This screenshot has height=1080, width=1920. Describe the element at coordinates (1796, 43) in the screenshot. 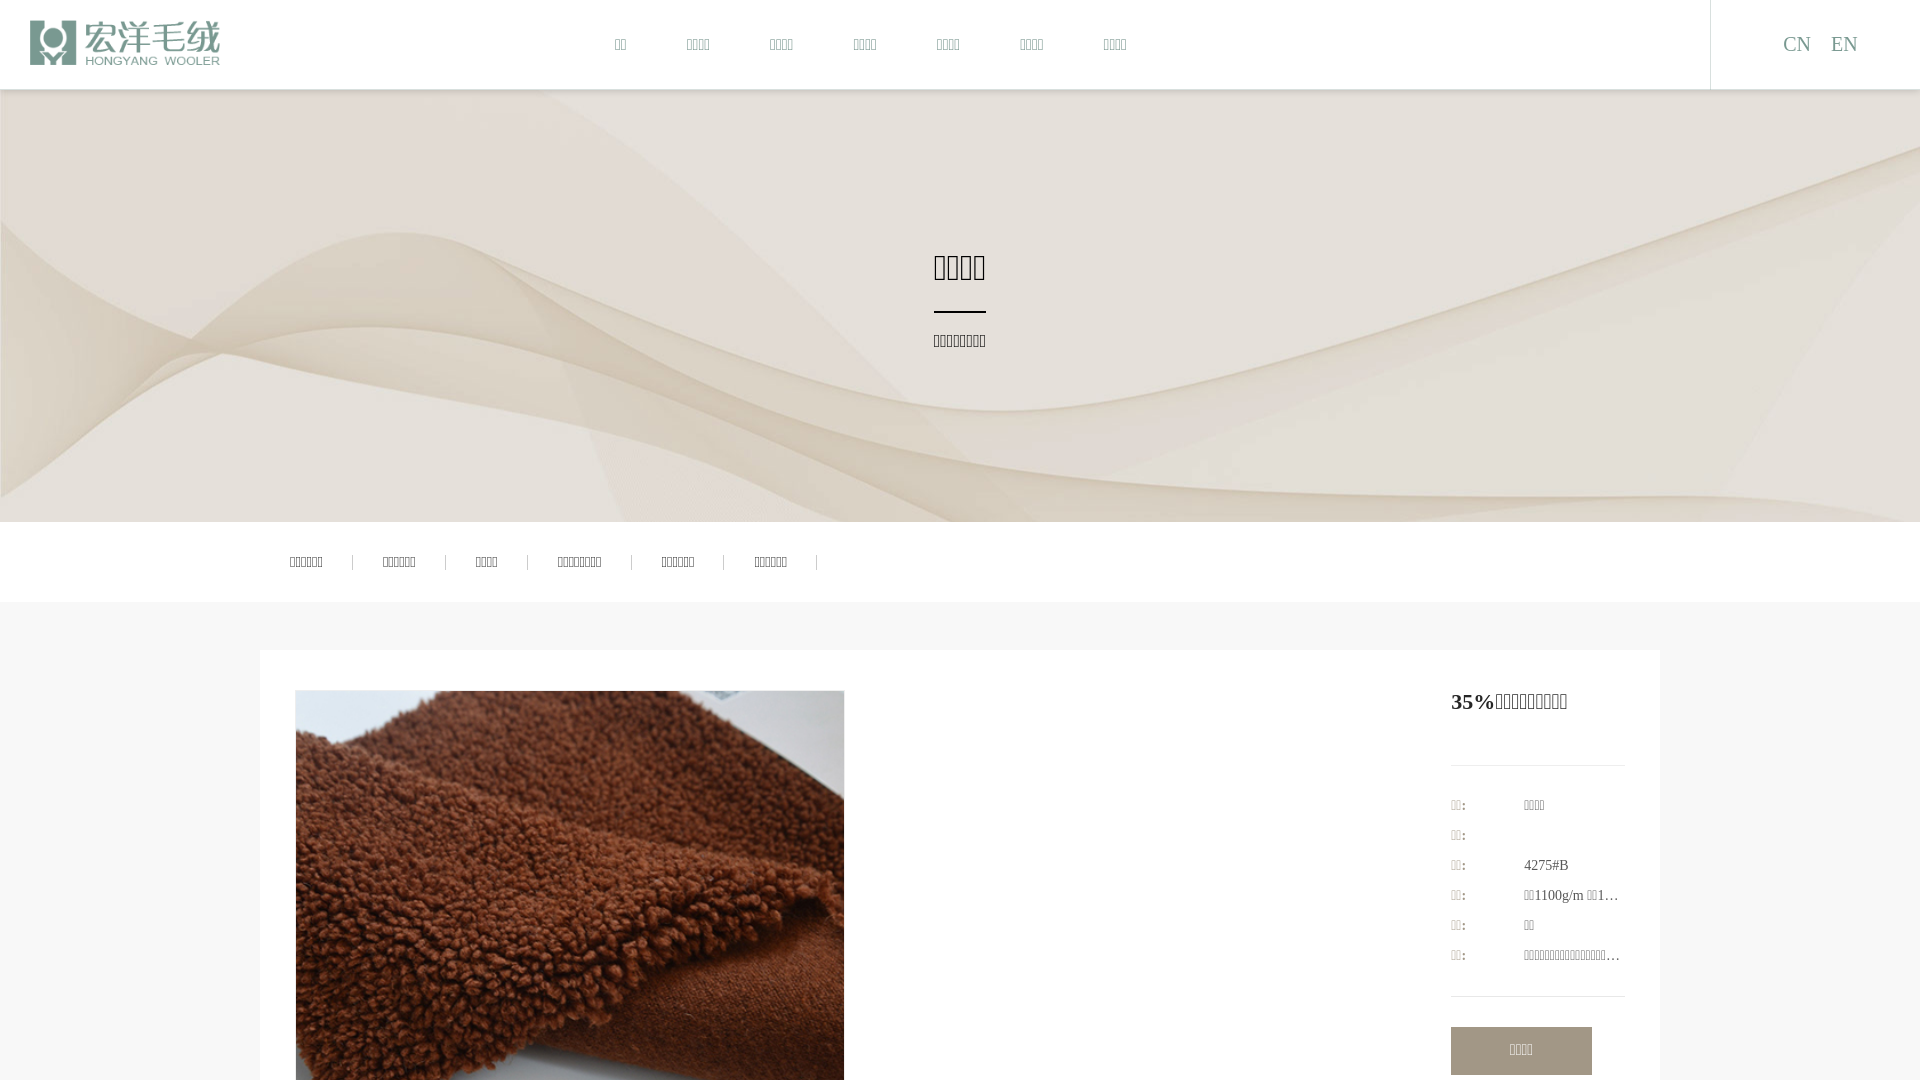

I see `'CN'` at that location.